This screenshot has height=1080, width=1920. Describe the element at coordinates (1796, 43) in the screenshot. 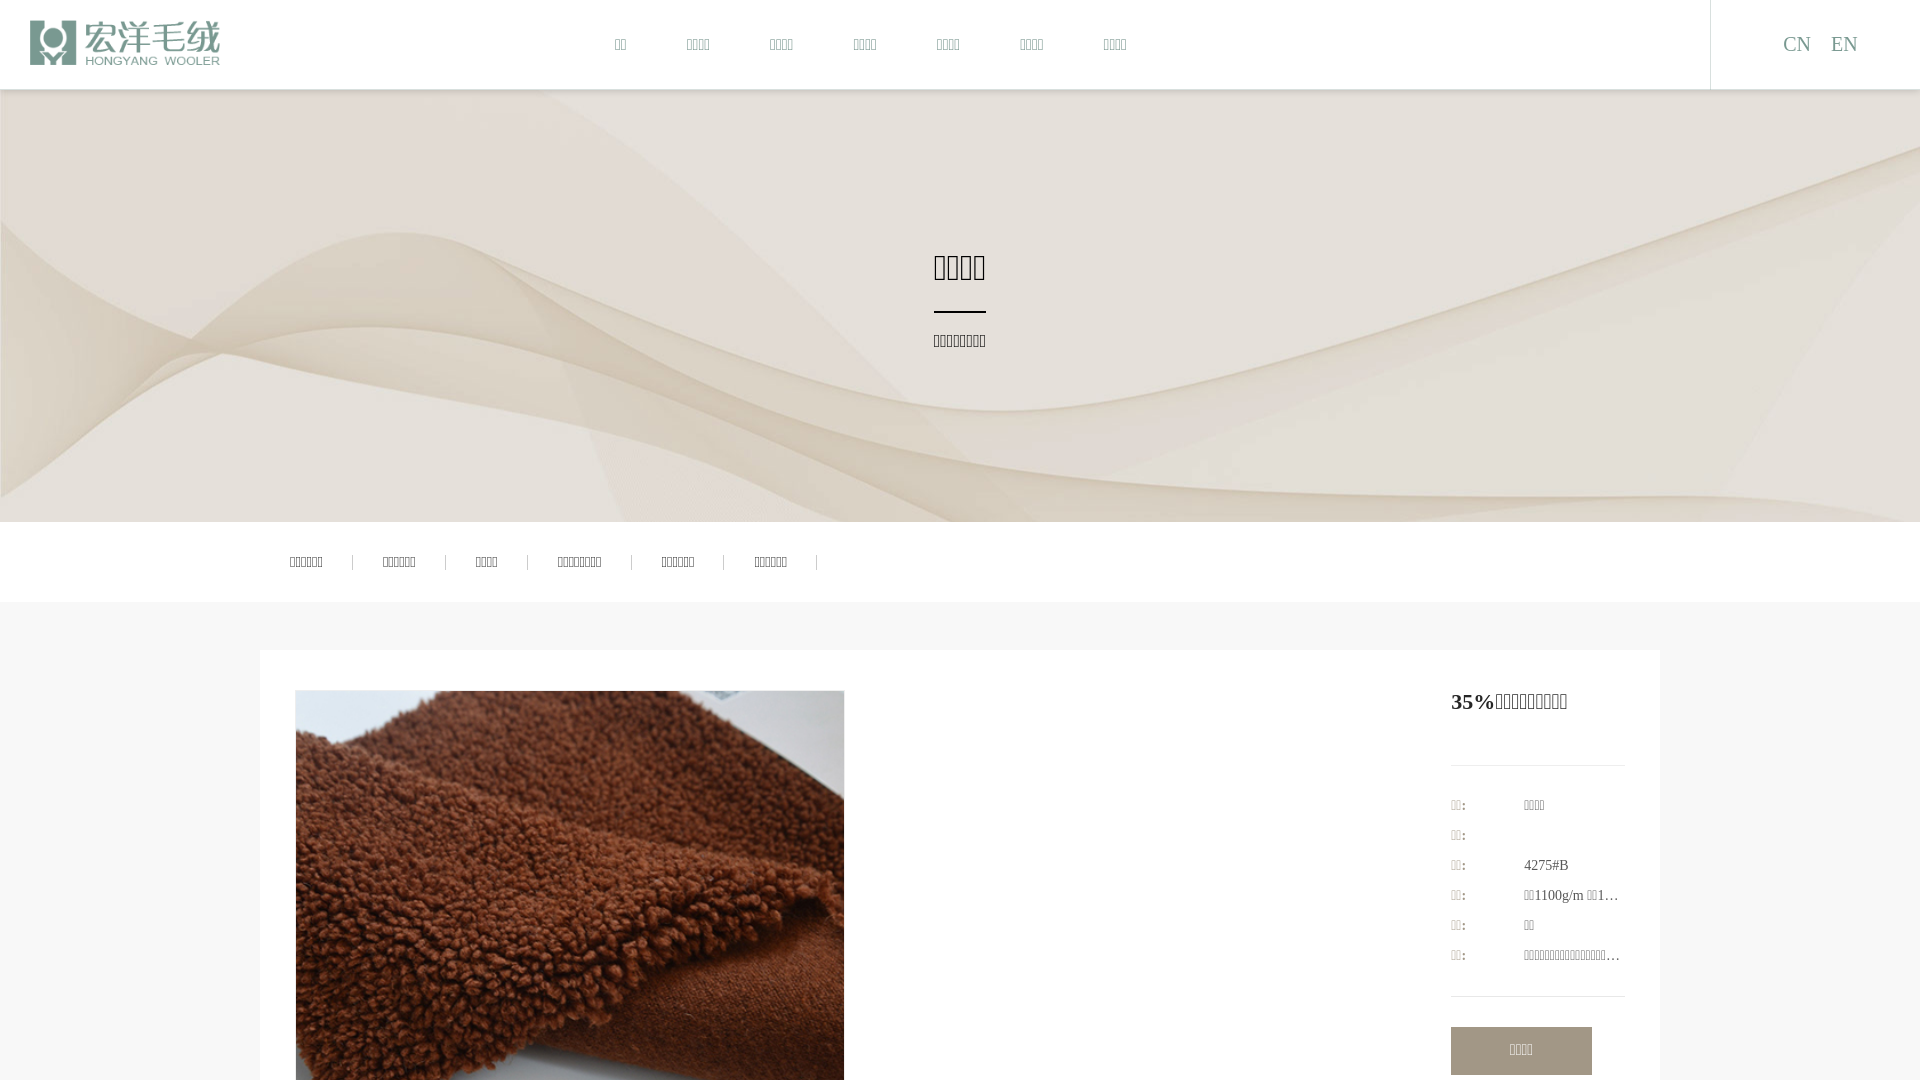

I see `'CN'` at that location.